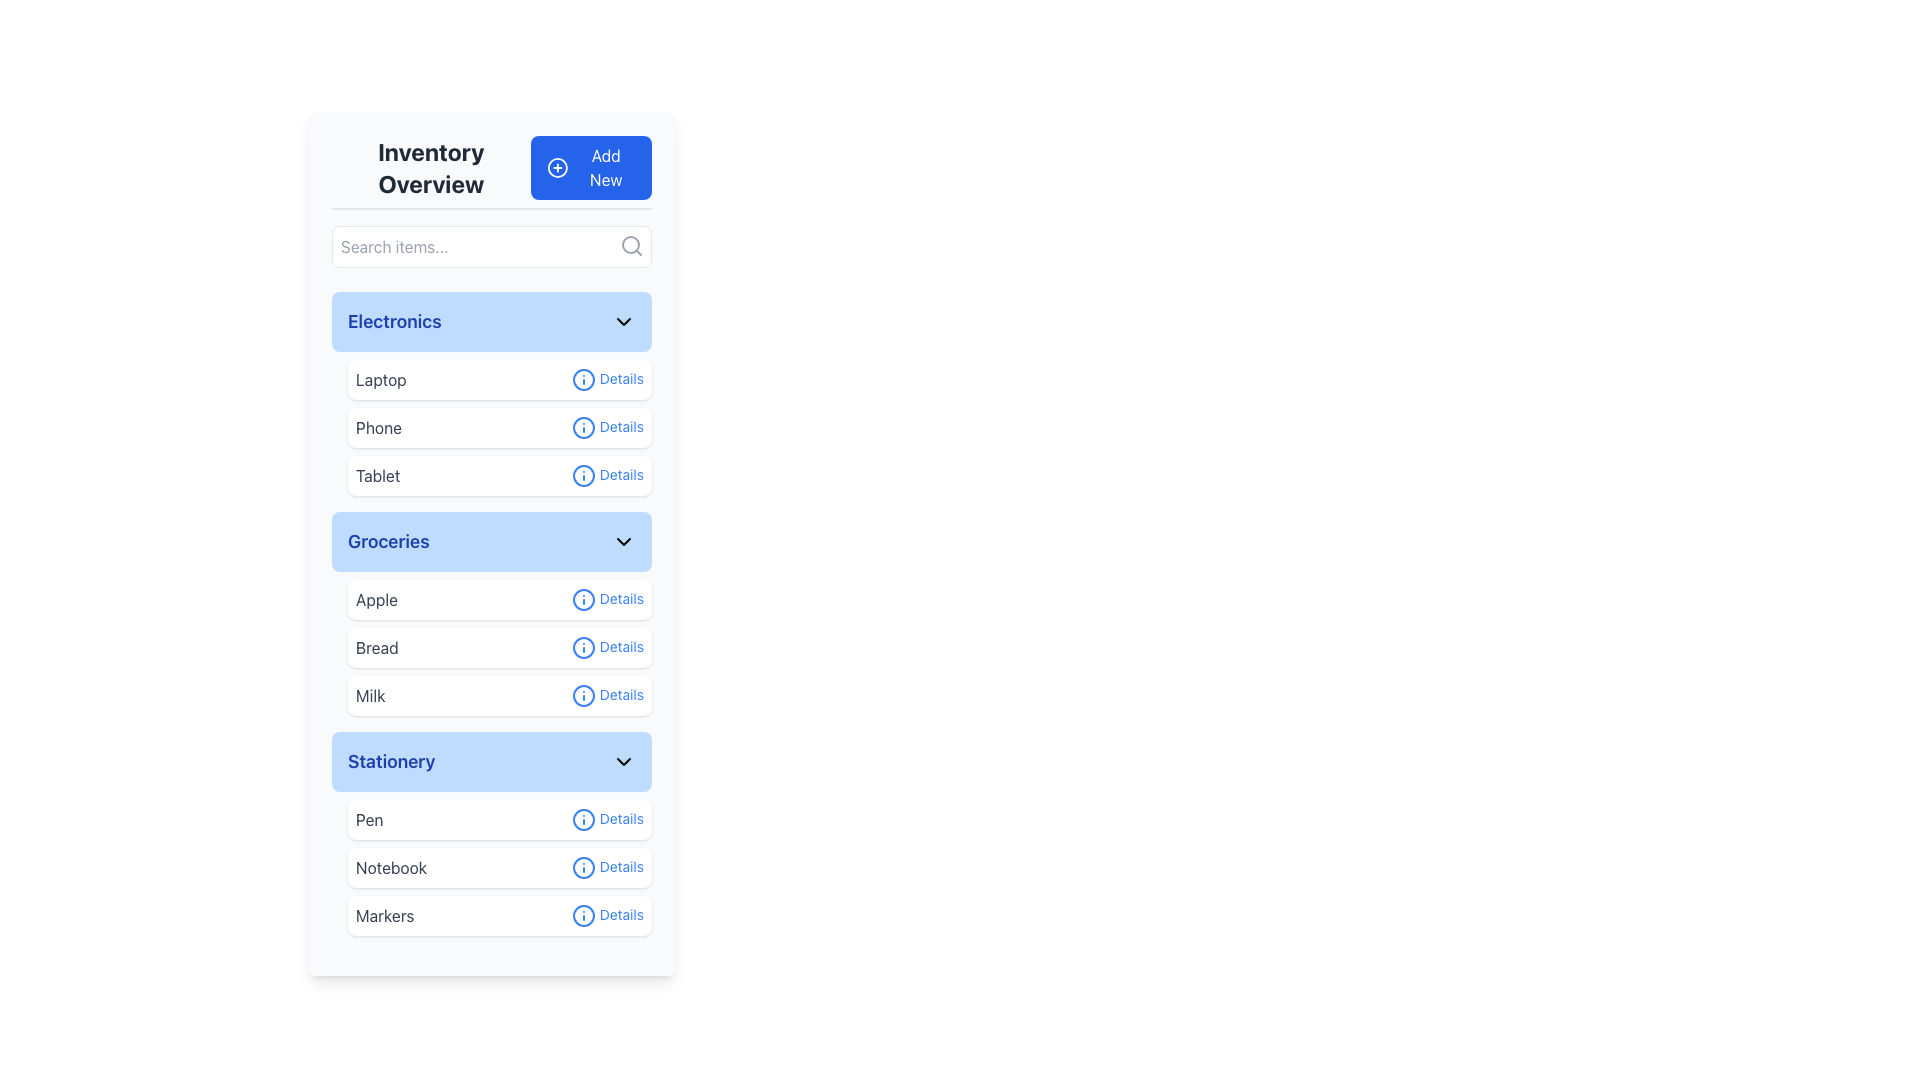  What do you see at coordinates (499, 599) in the screenshot?
I see `the first list item in the 'Groceries' section, which contains the text 'Apple', an information icon, and a clickable link labeled 'Details', to focus on it using keyboard navigation` at bounding box center [499, 599].